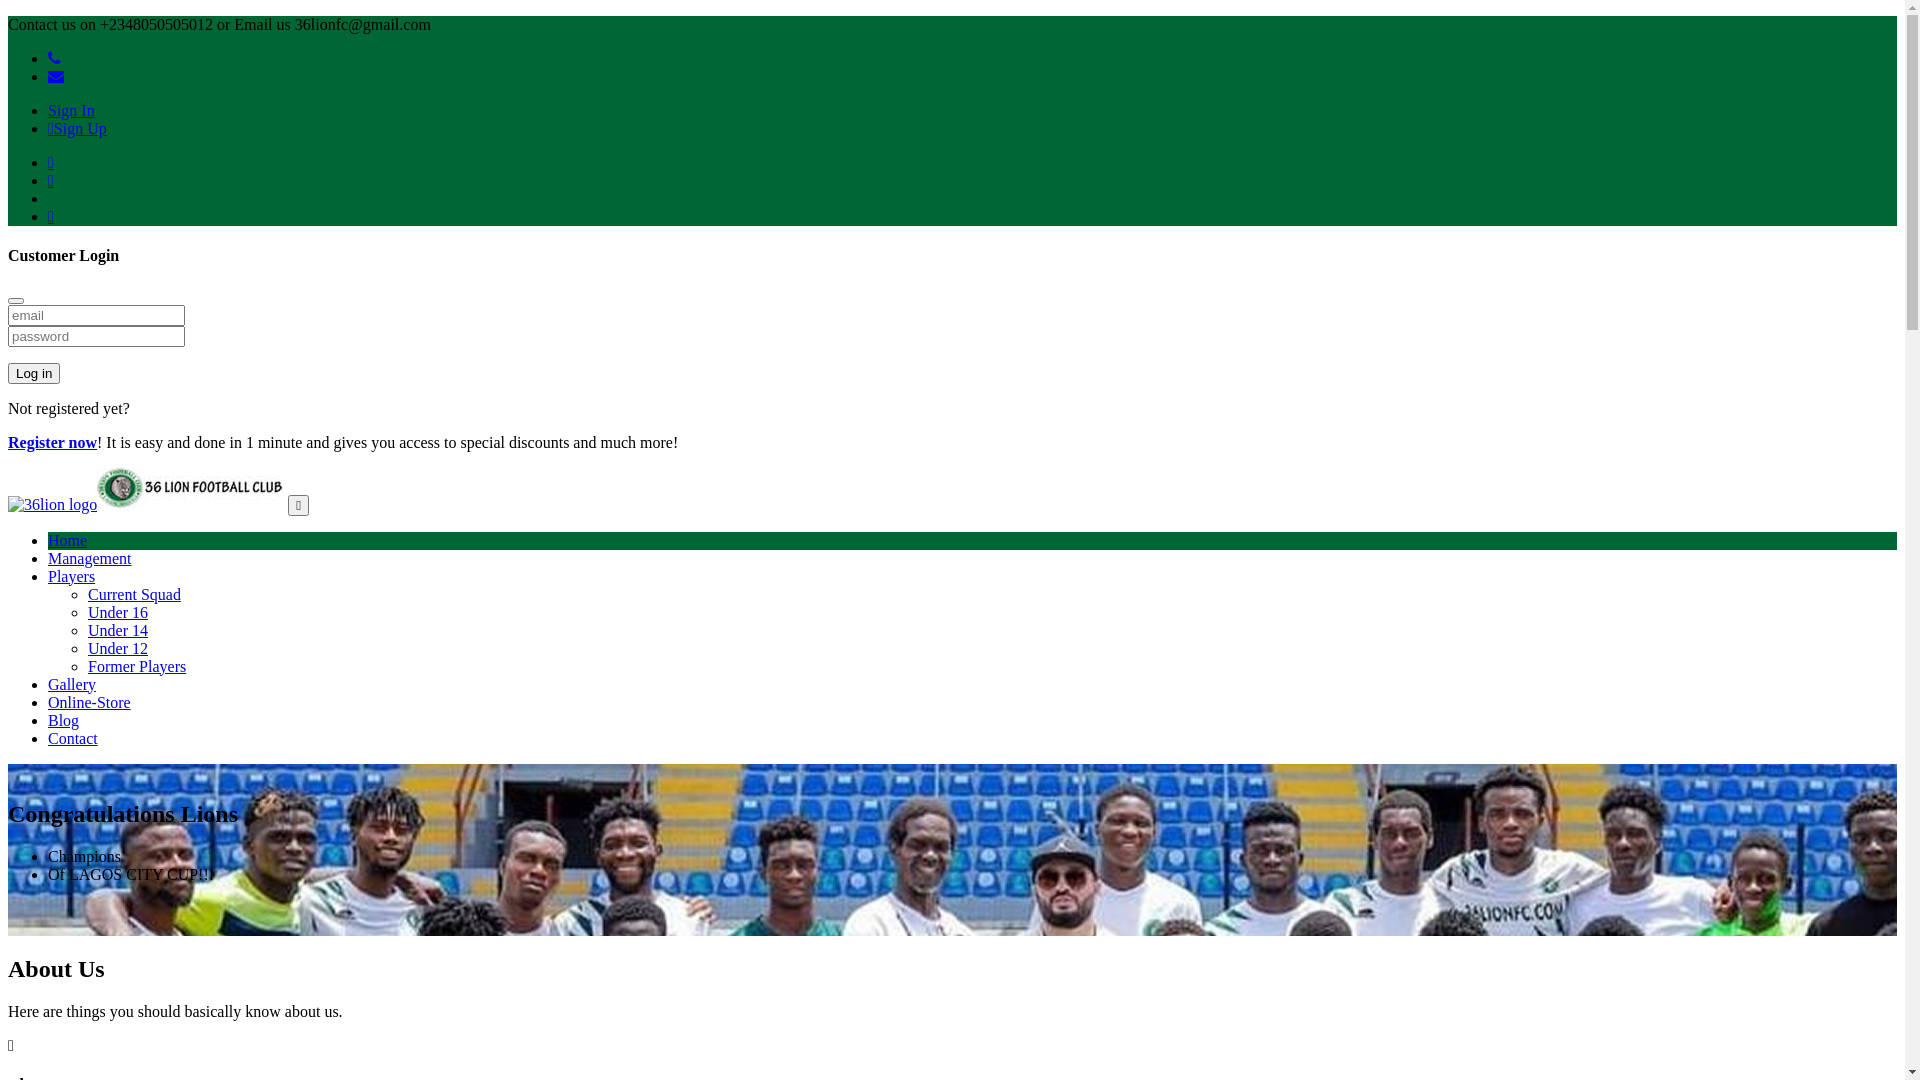  I want to click on 'Sign Up', so click(48, 128).